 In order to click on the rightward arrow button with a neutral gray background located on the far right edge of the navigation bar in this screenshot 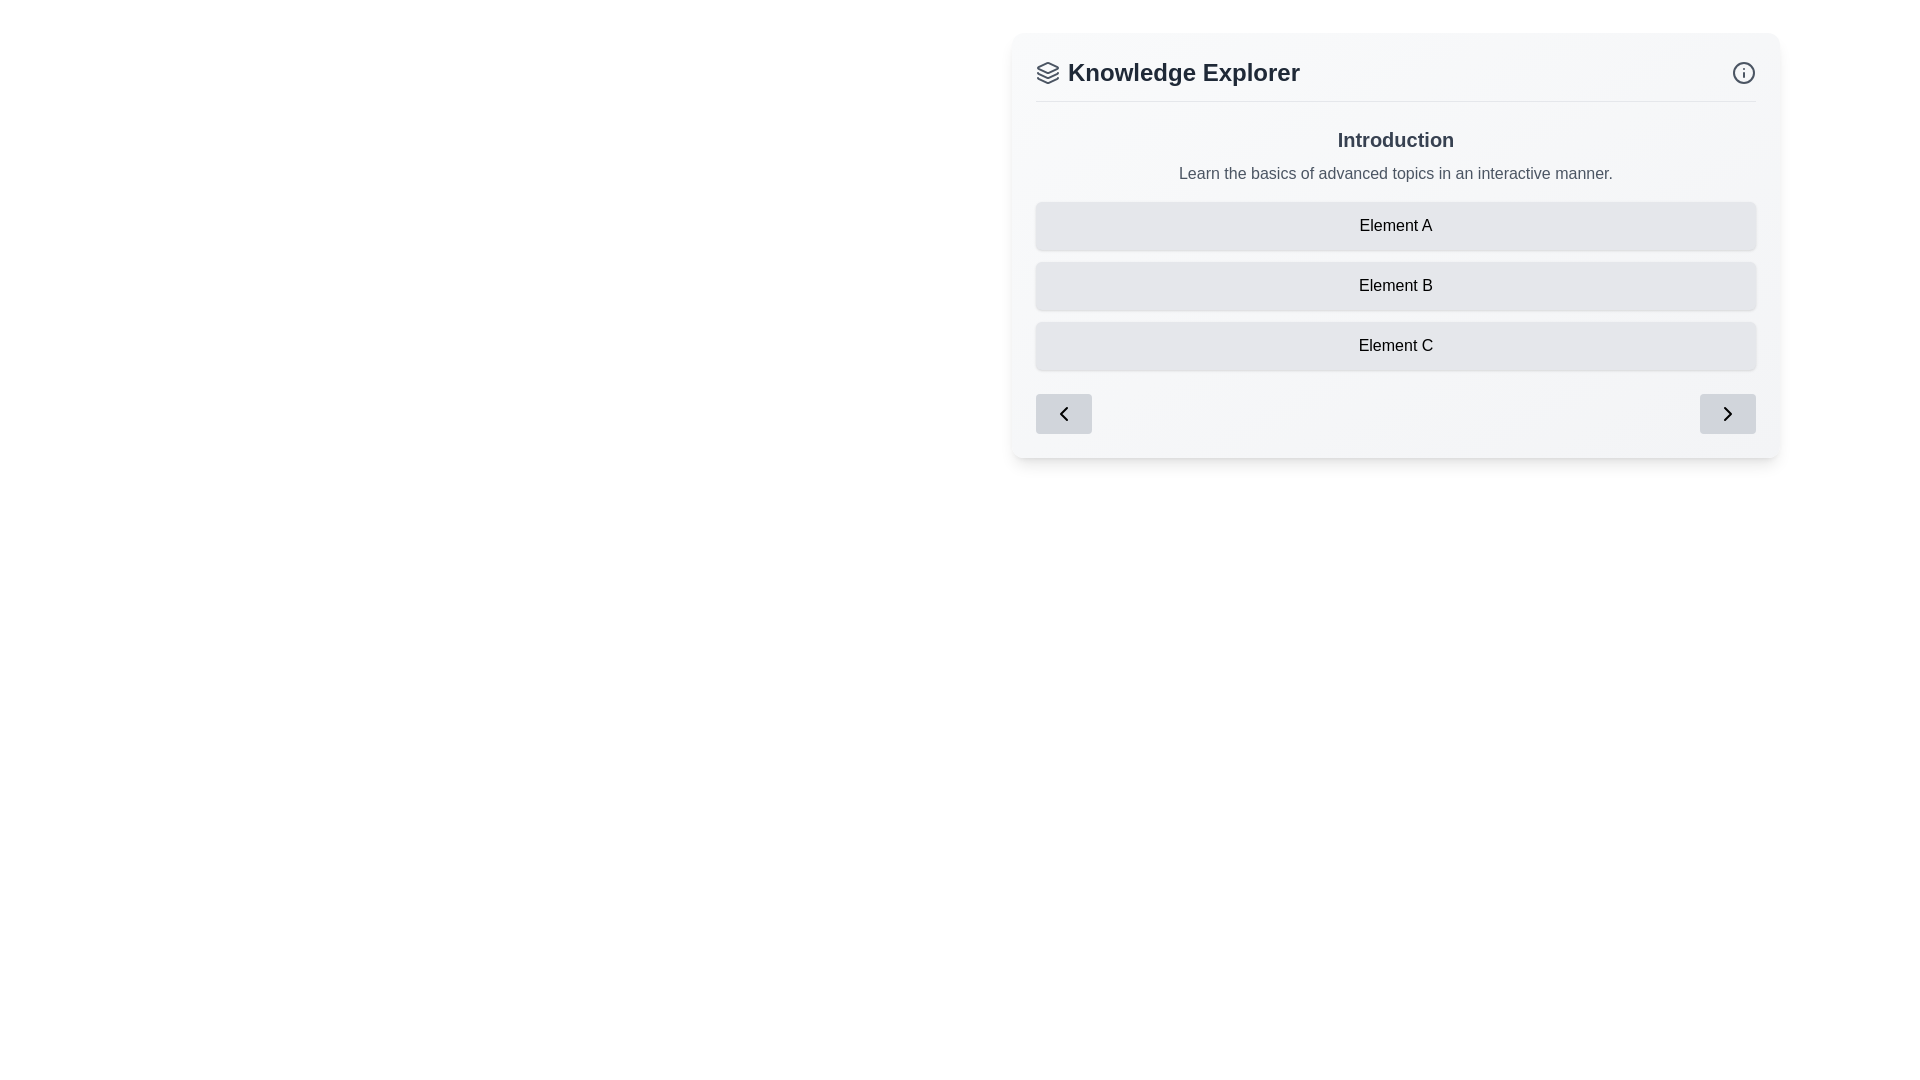, I will do `click(1727, 412)`.